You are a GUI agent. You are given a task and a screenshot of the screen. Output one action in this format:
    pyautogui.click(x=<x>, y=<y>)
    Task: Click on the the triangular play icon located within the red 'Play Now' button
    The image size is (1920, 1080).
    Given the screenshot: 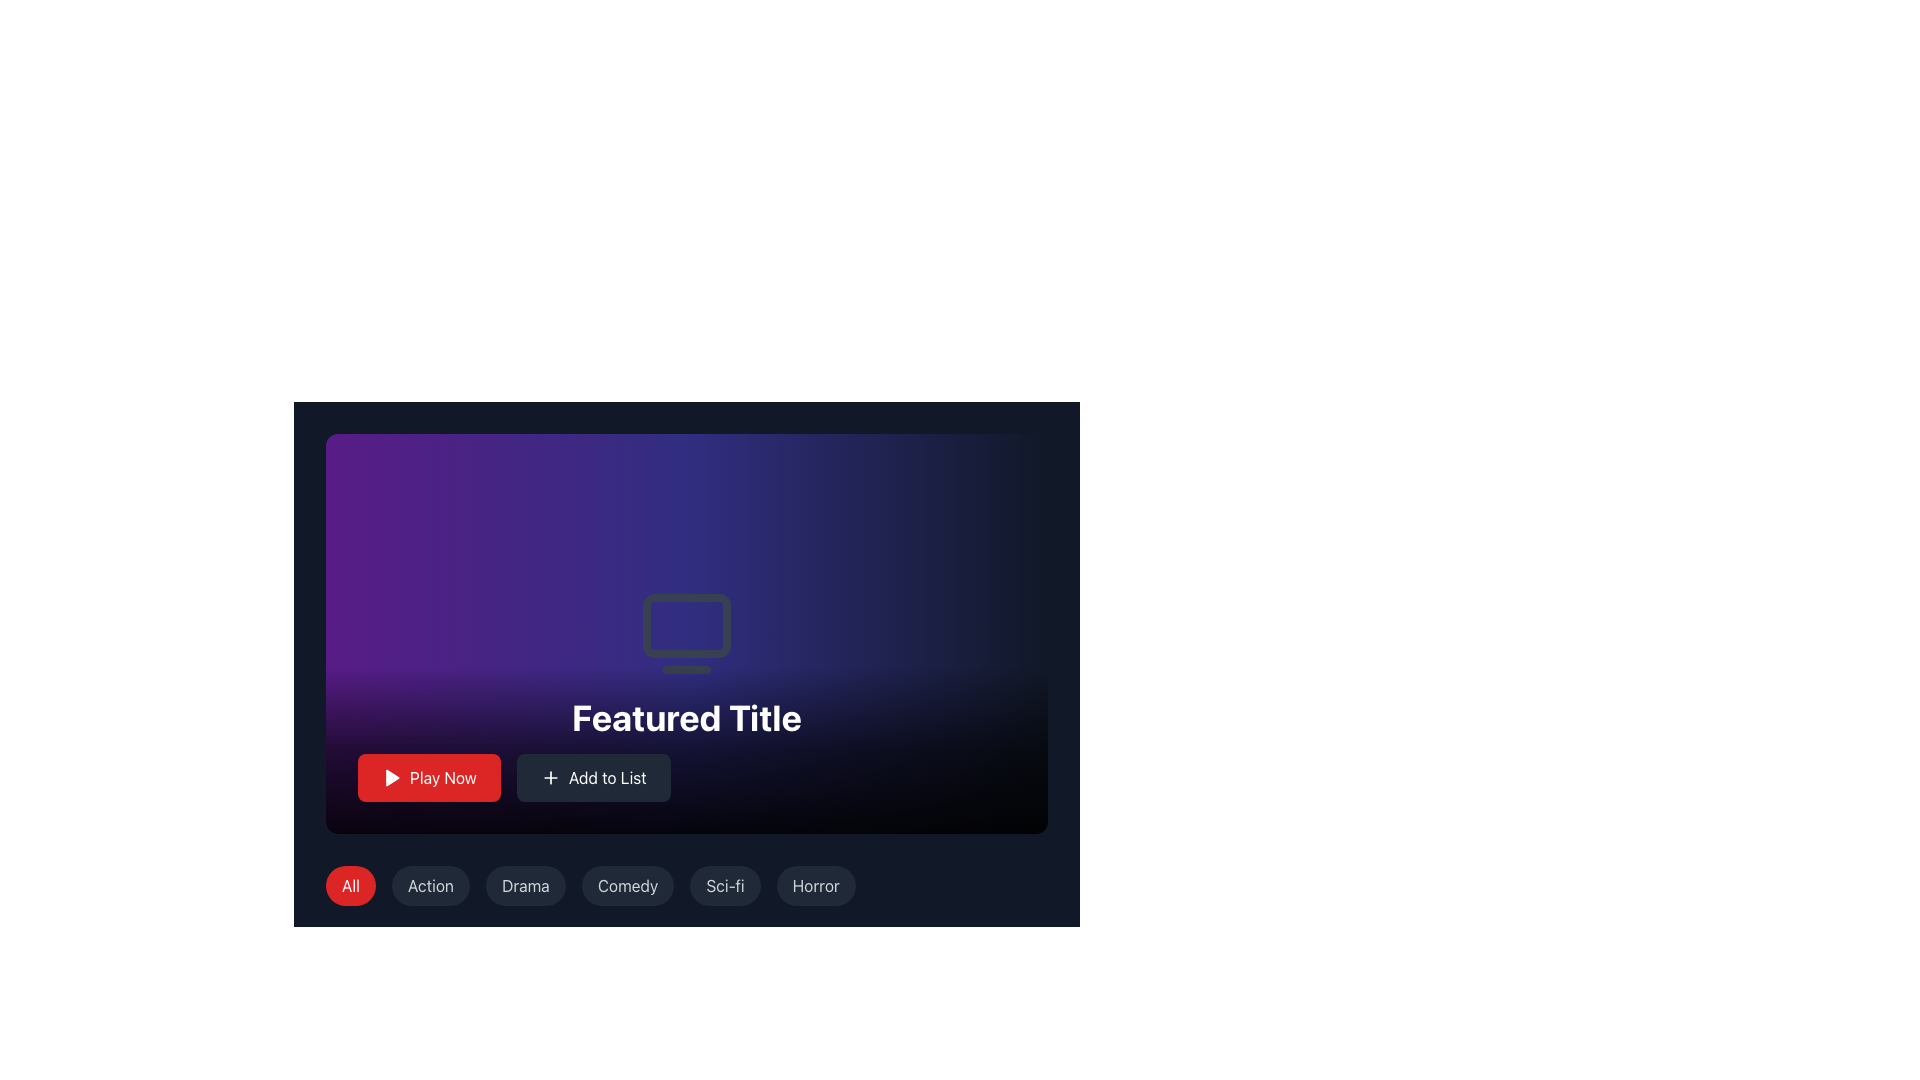 What is the action you would take?
    pyautogui.click(x=392, y=777)
    